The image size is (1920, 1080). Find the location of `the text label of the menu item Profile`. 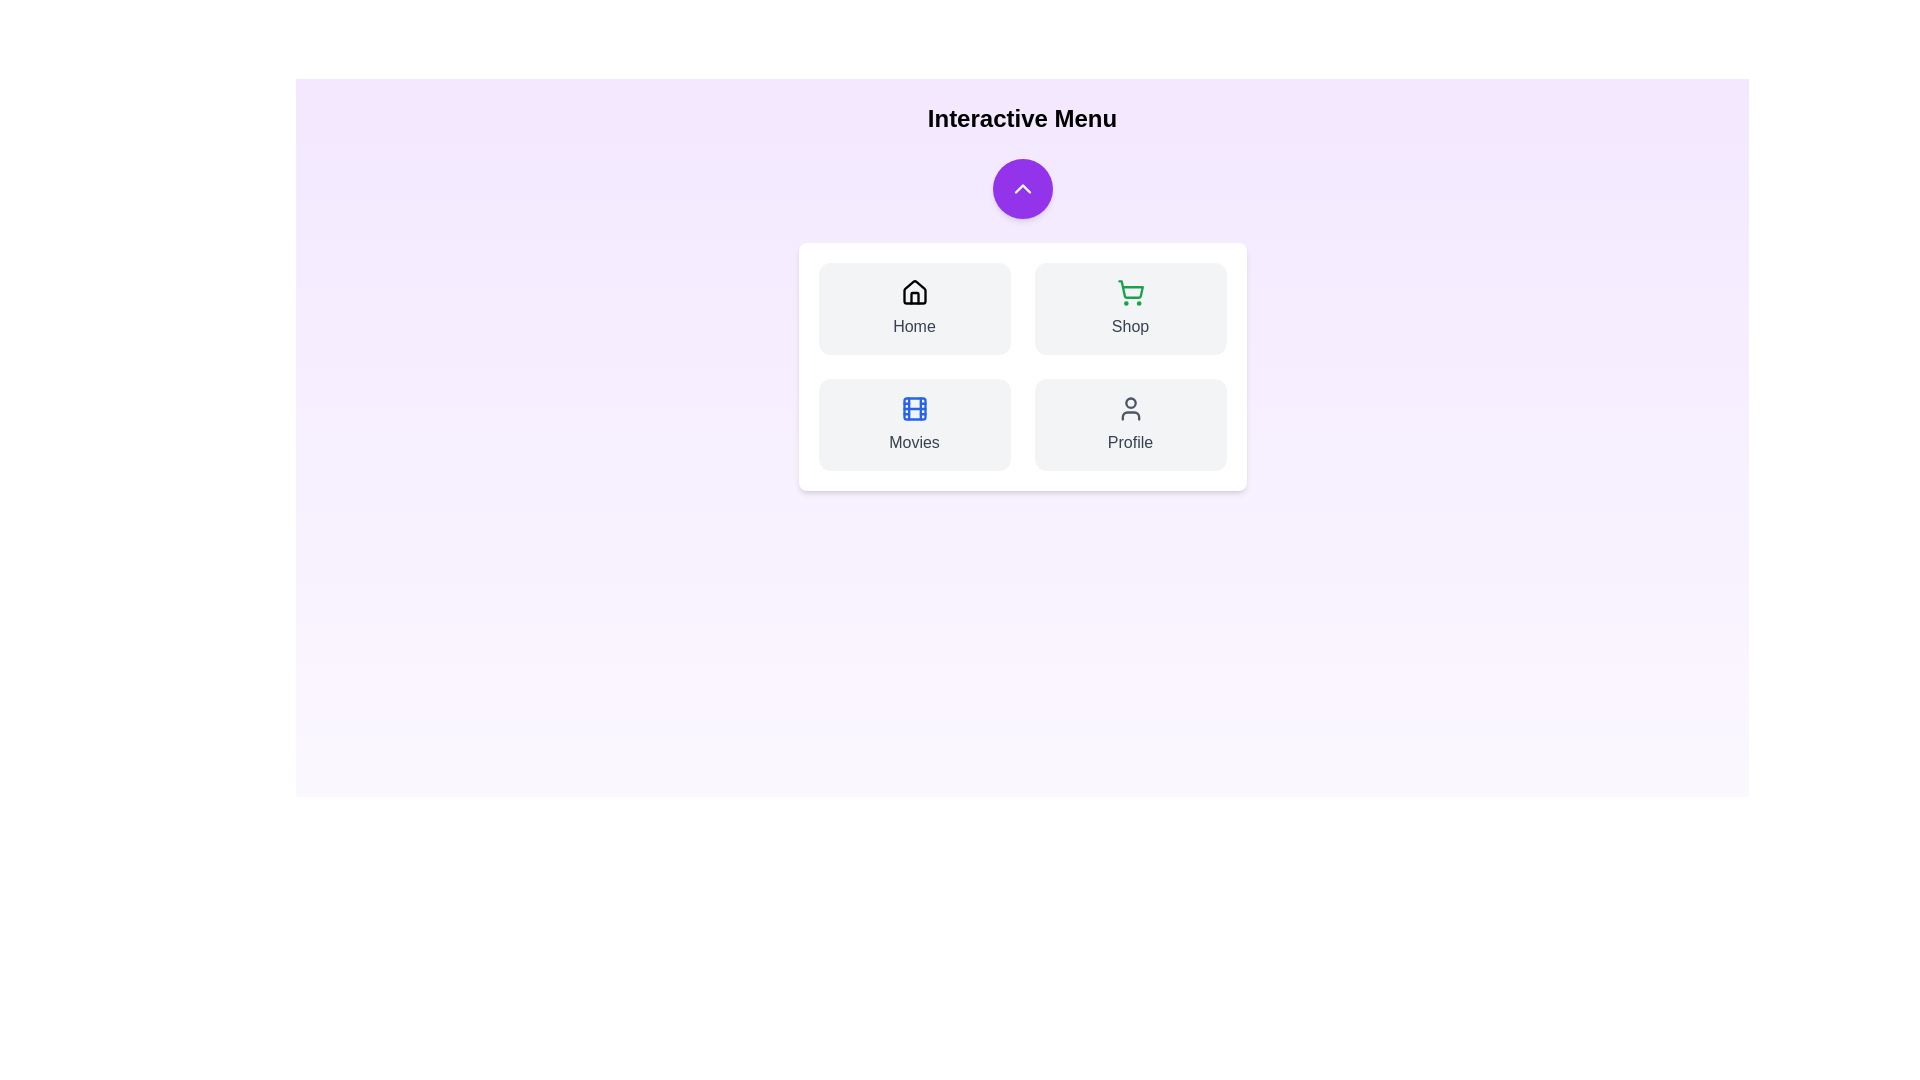

the text label of the menu item Profile is located at coordinates (1130, 442).